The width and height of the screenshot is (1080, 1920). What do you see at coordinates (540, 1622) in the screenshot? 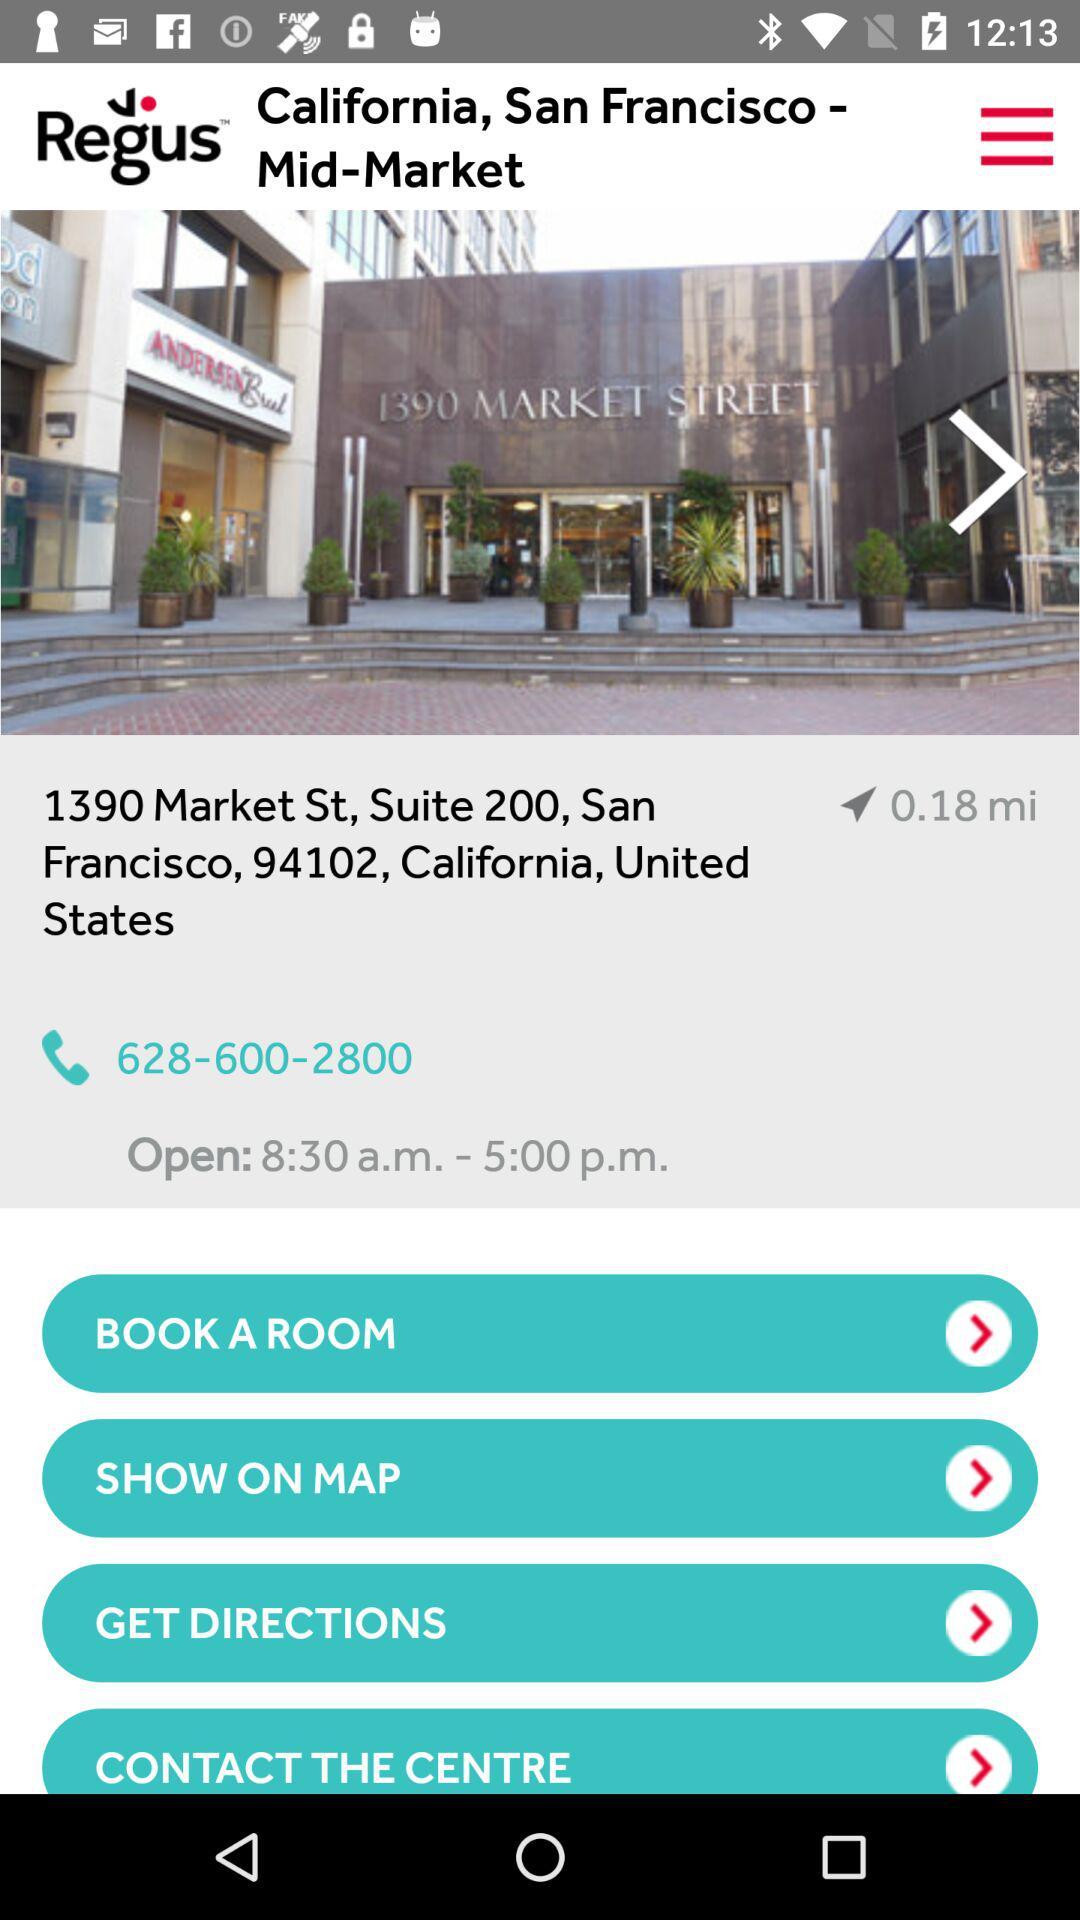
I see `get directions item` at bounding box center [540, 1622].